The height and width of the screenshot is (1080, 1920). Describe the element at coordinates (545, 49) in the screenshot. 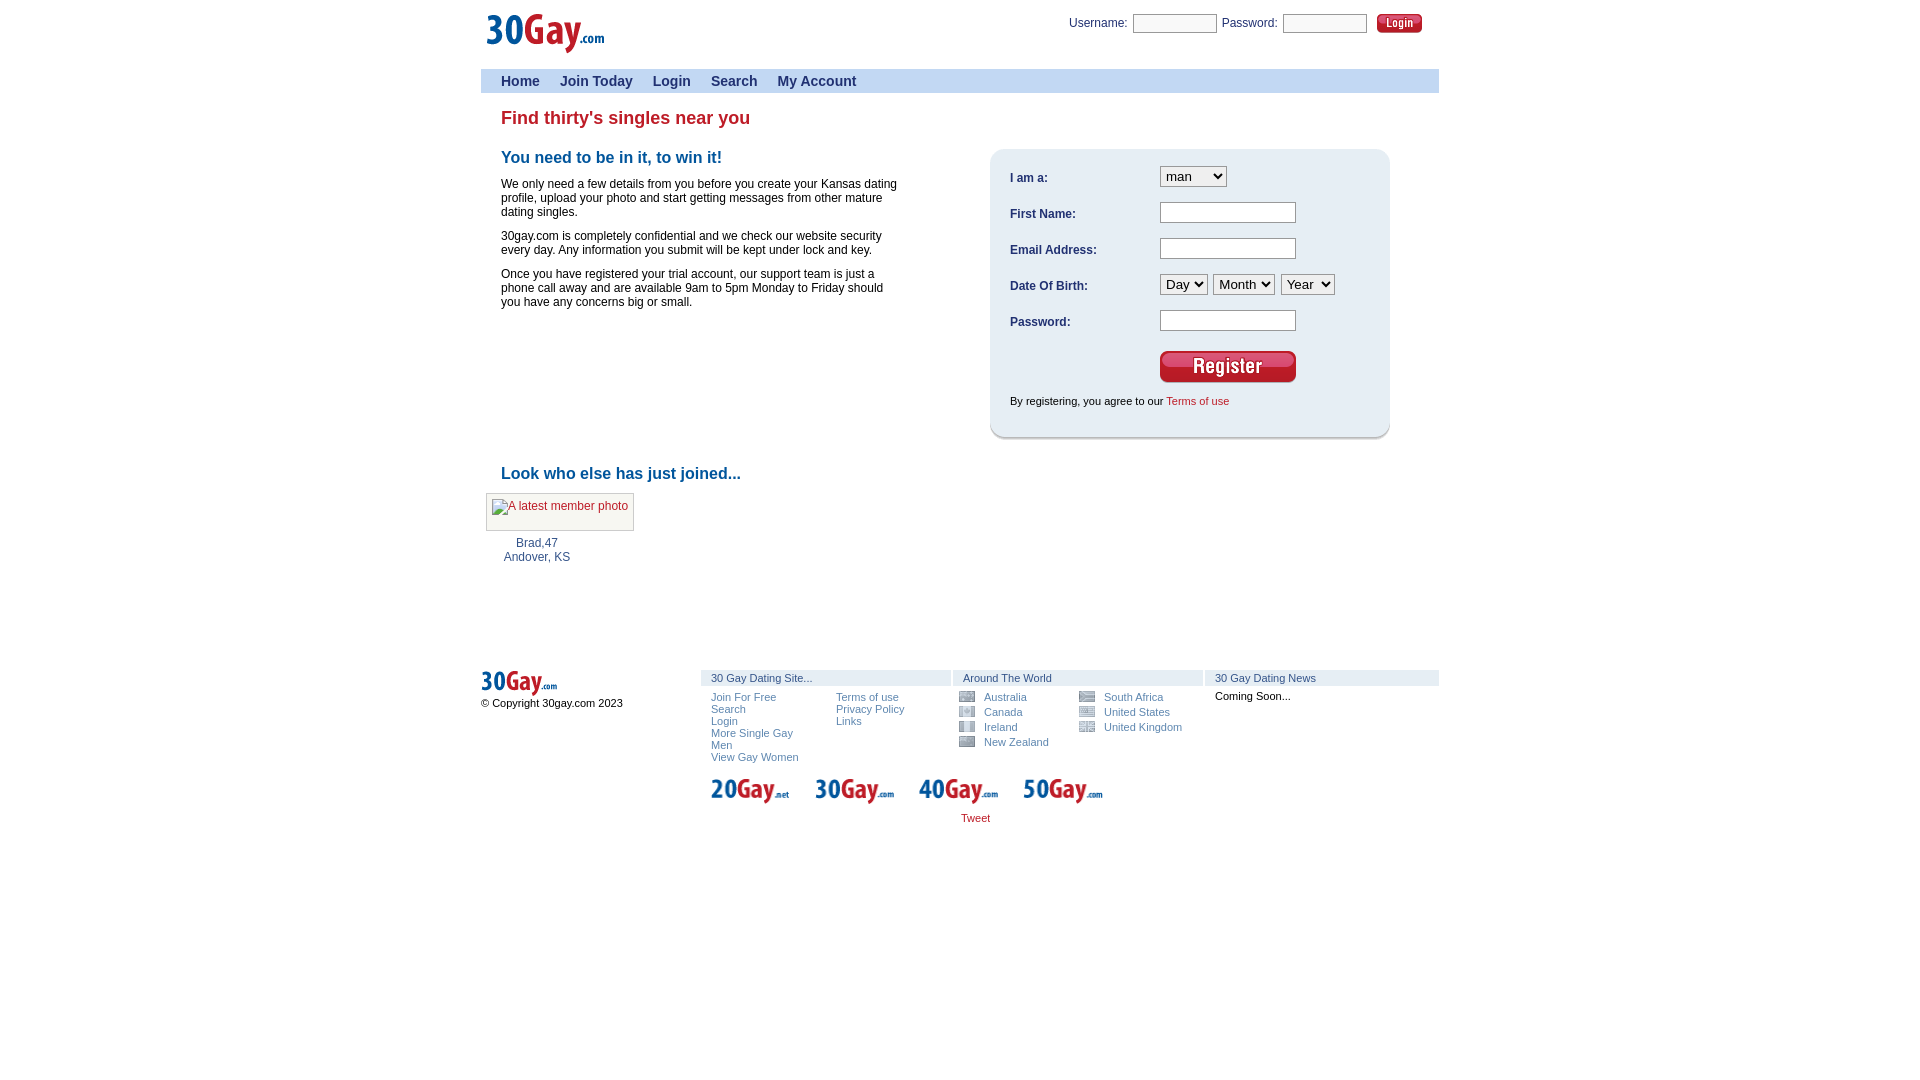

I see `'30 Gay Dating'` at that location.